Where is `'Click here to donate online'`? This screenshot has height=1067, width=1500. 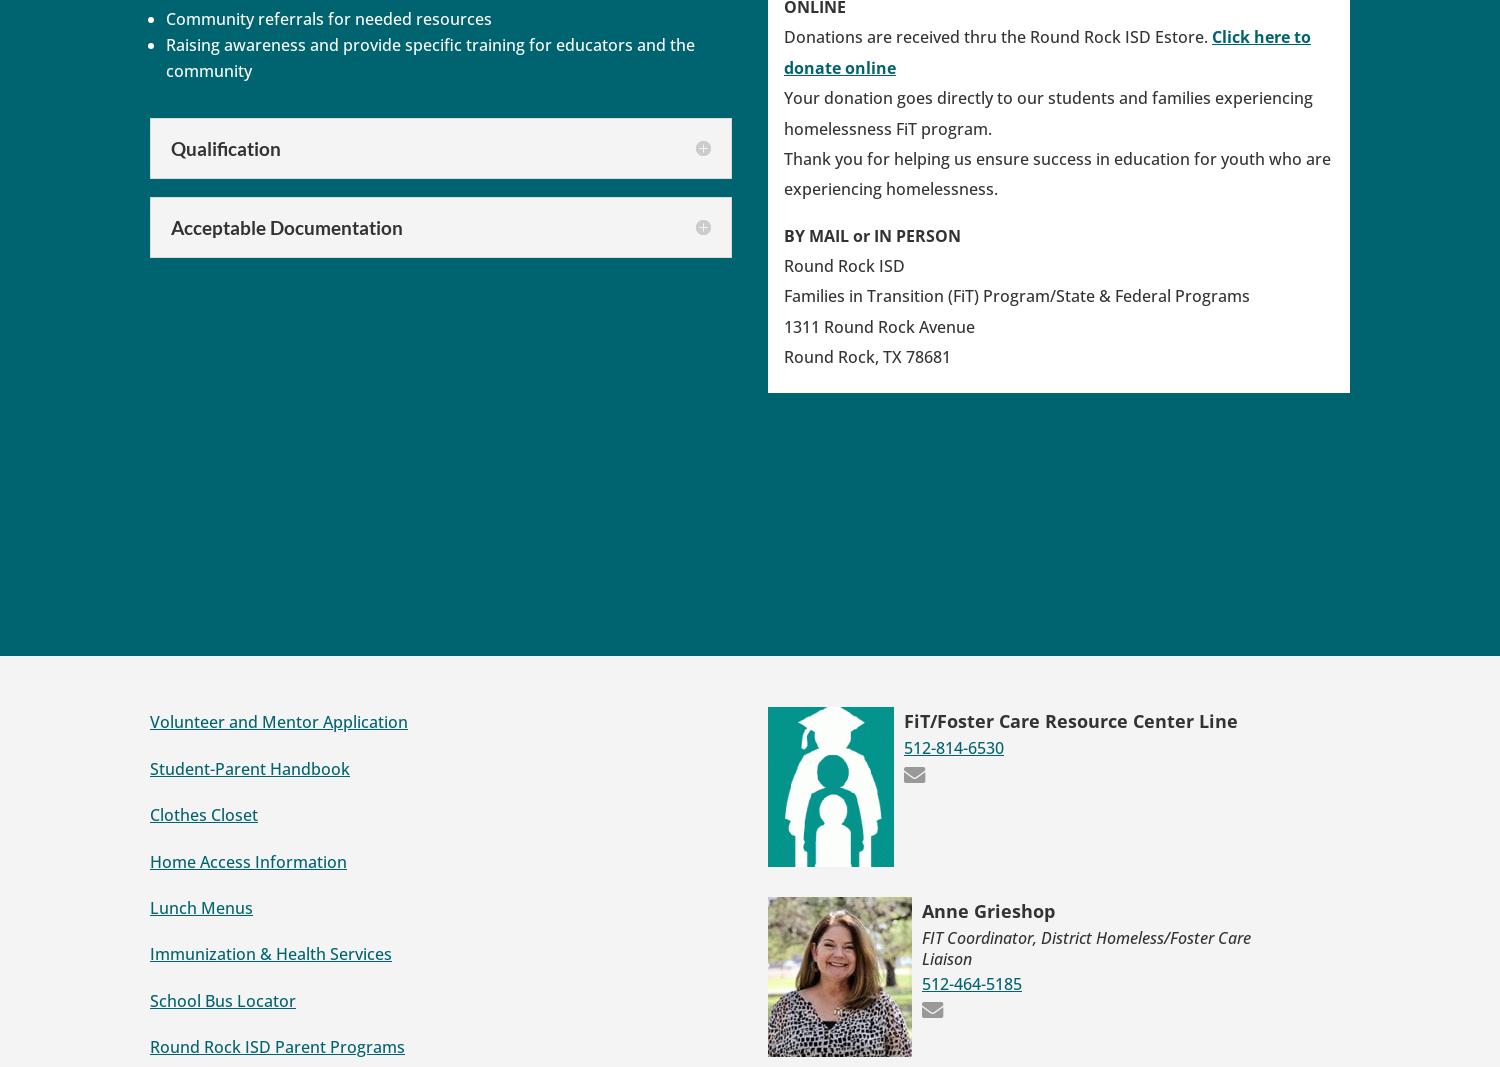
'Click here to donate online' is located at coordinates (1047, 50).